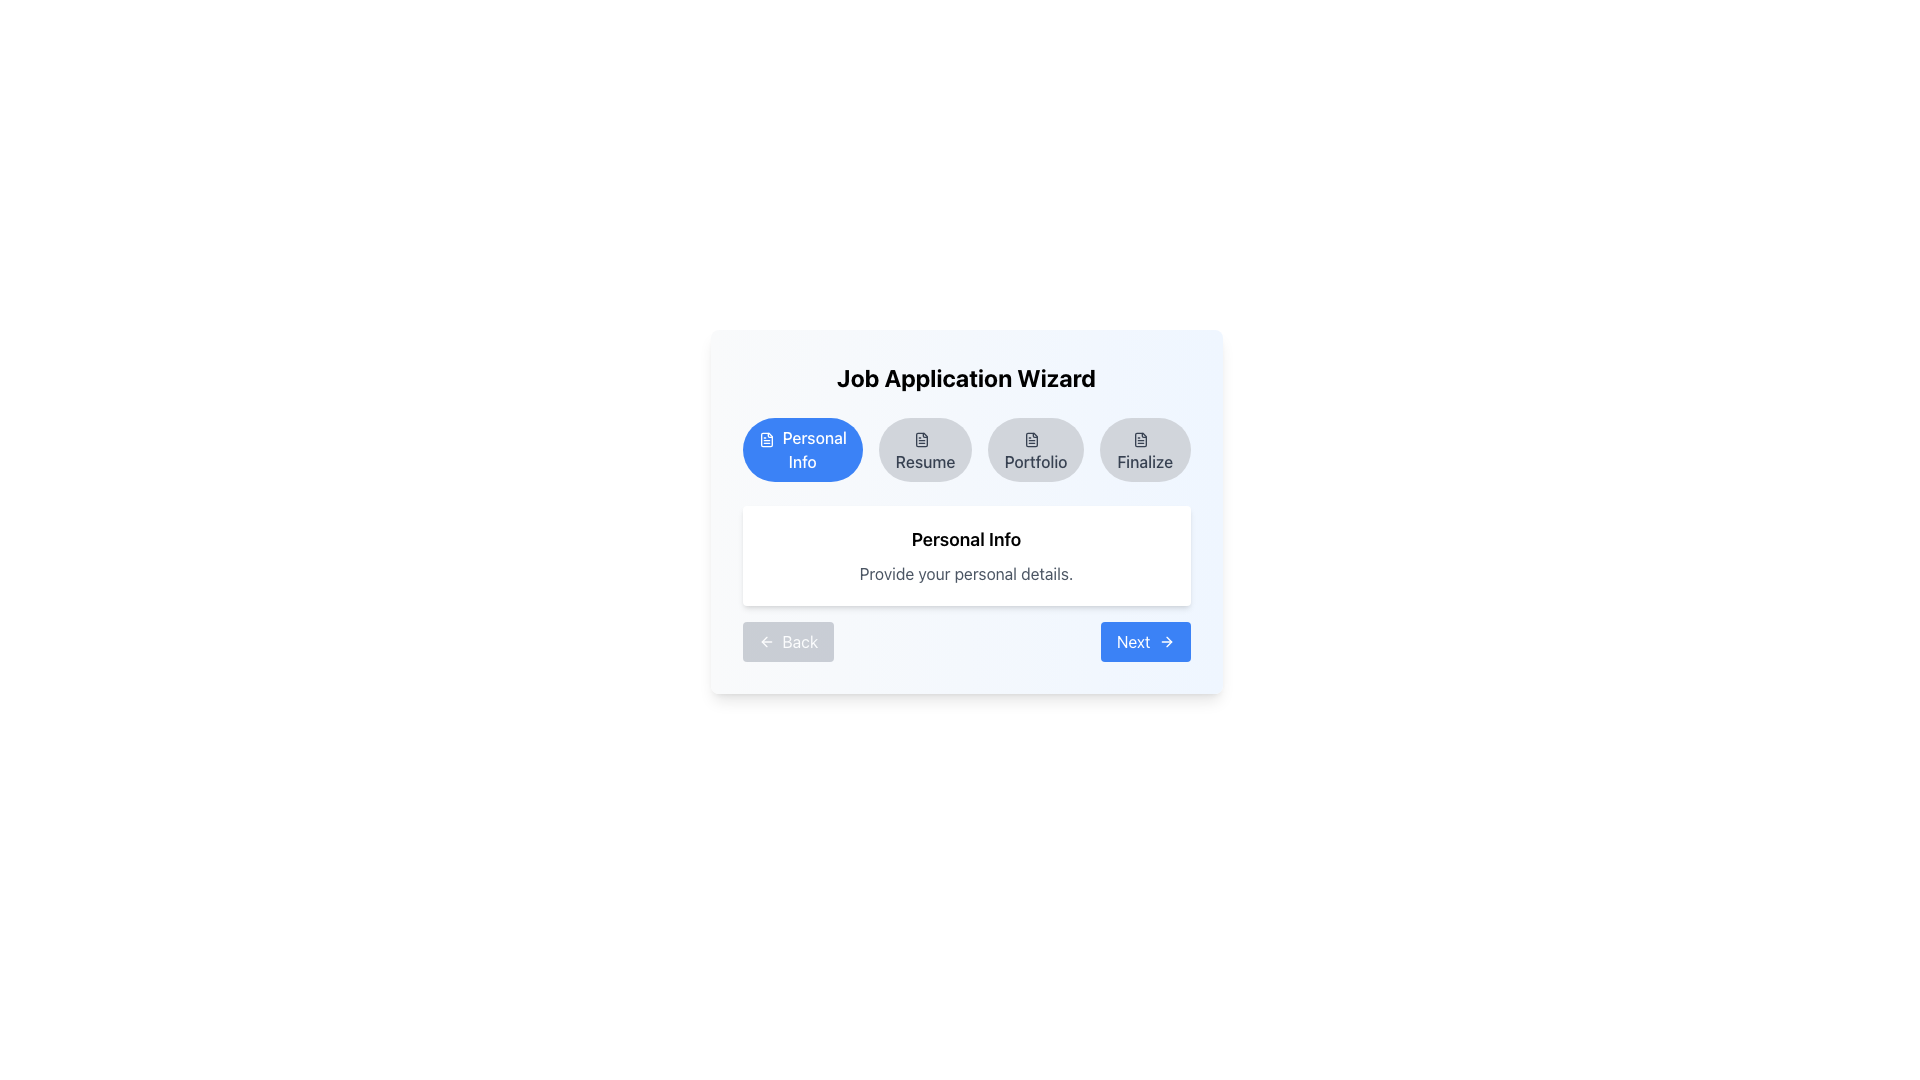  Describe the element at coordinates (924, 450) in the screenshot. I see `the second button in a row of four buttons, which serves as a navigation option for selecting 'Resume'` at that location.